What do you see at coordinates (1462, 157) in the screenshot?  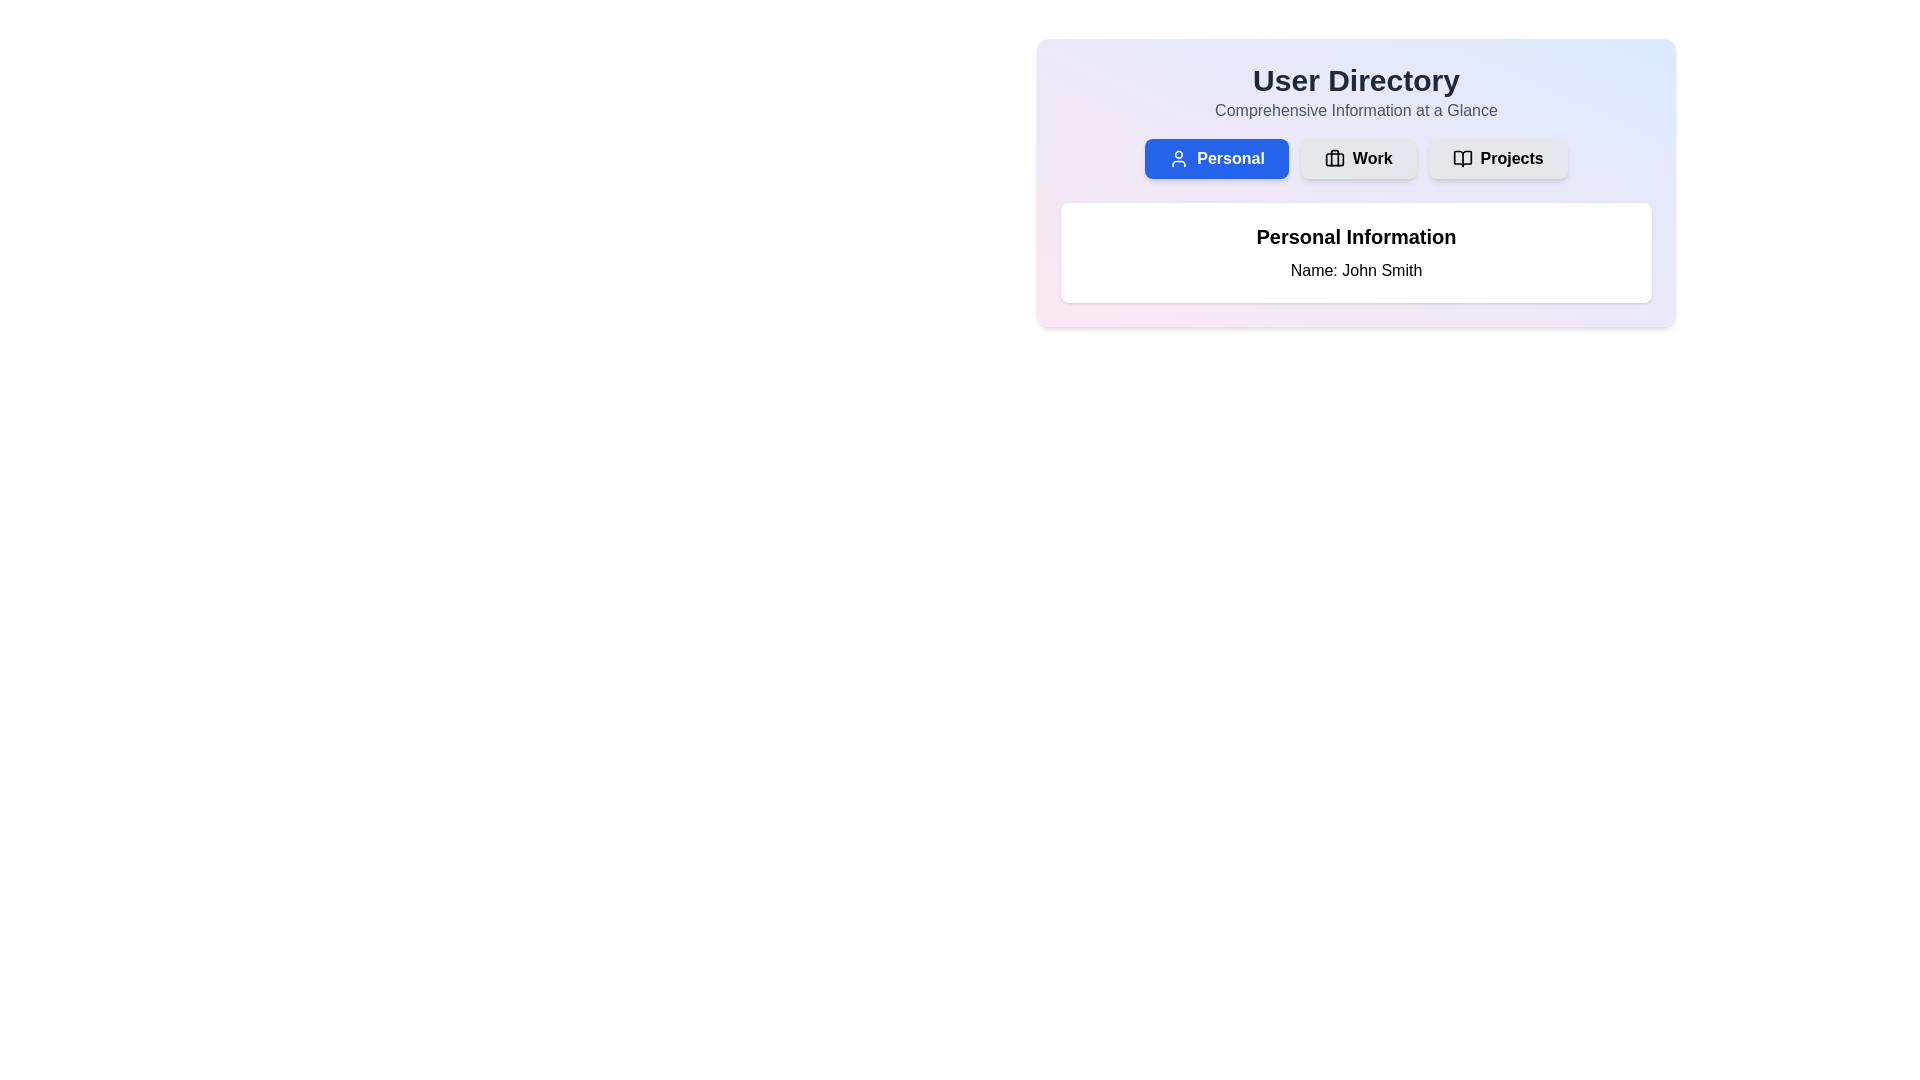 I see `the 'Projects' button icon, which is the third button in a row of three buttons labeled 'Personal', 'Work', and 'Projects'` at bounding box center [1462, 157].